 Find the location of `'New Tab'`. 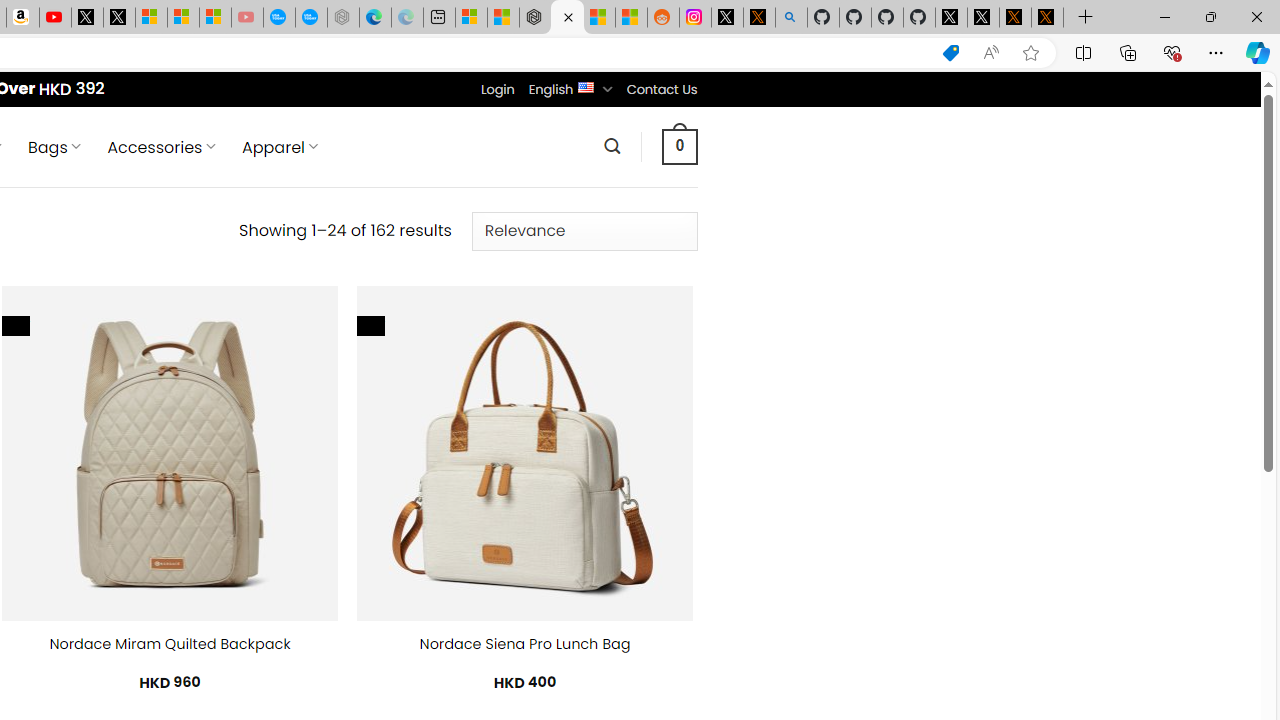

'New Tab' is located at coordinates (1085, 17).